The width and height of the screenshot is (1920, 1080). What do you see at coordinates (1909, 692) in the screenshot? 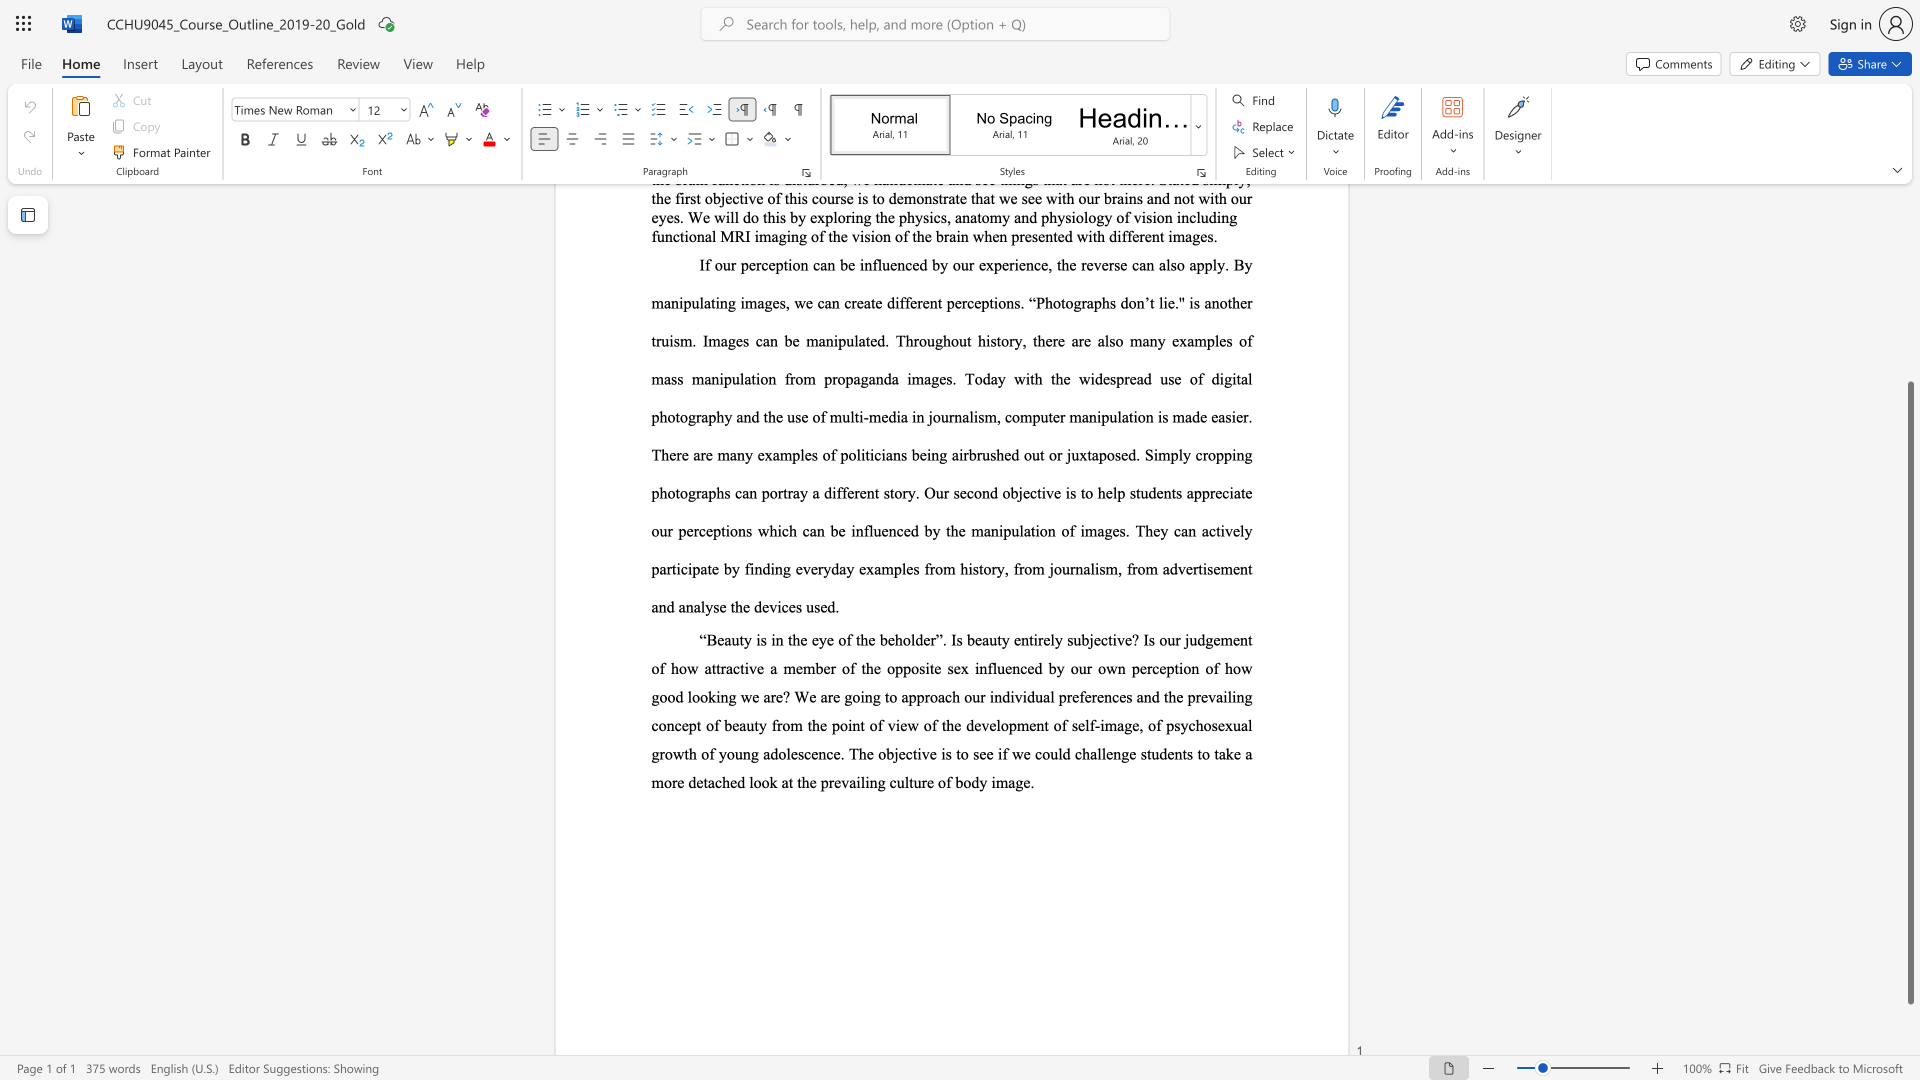
I see `the scrollbar and move down 20 pixels` at bounding box center [1909, 692].